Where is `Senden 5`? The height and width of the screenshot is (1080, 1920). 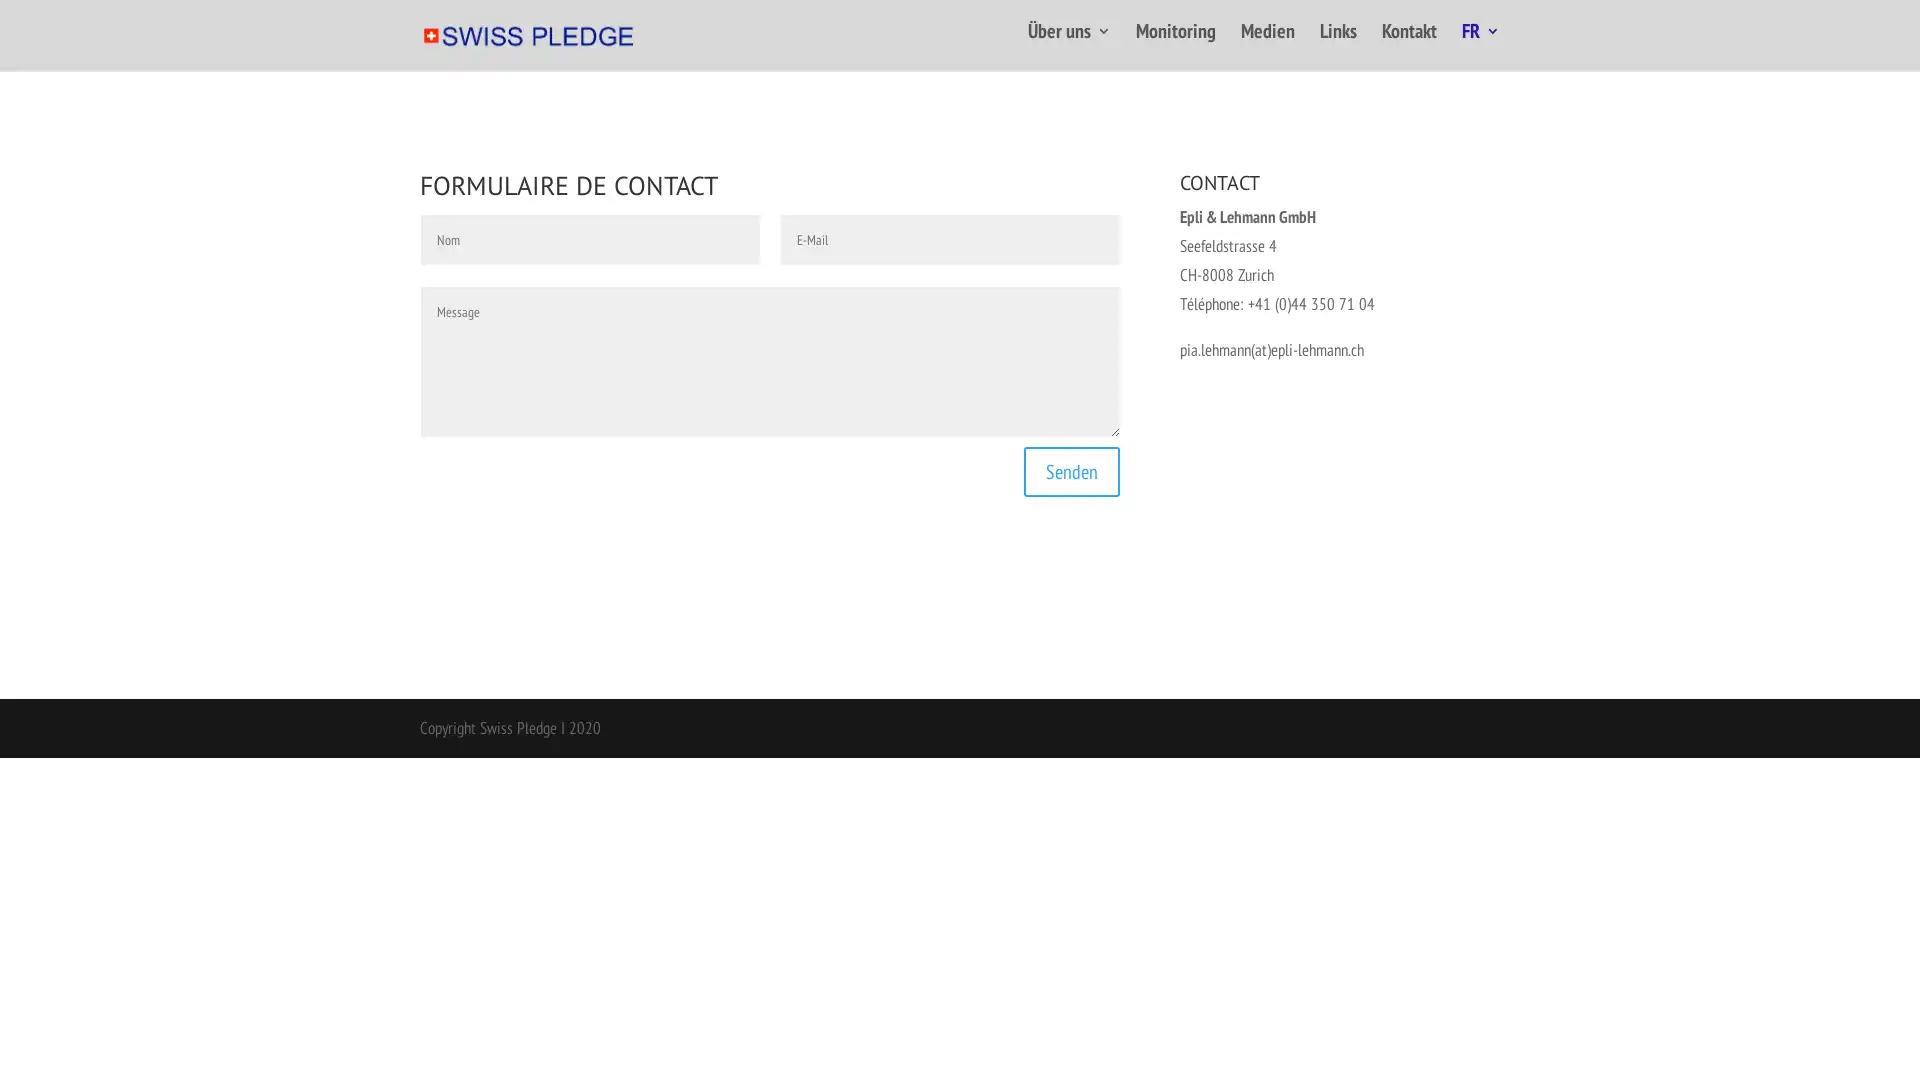
Senden 5 is located at coordinates (1070, 466).